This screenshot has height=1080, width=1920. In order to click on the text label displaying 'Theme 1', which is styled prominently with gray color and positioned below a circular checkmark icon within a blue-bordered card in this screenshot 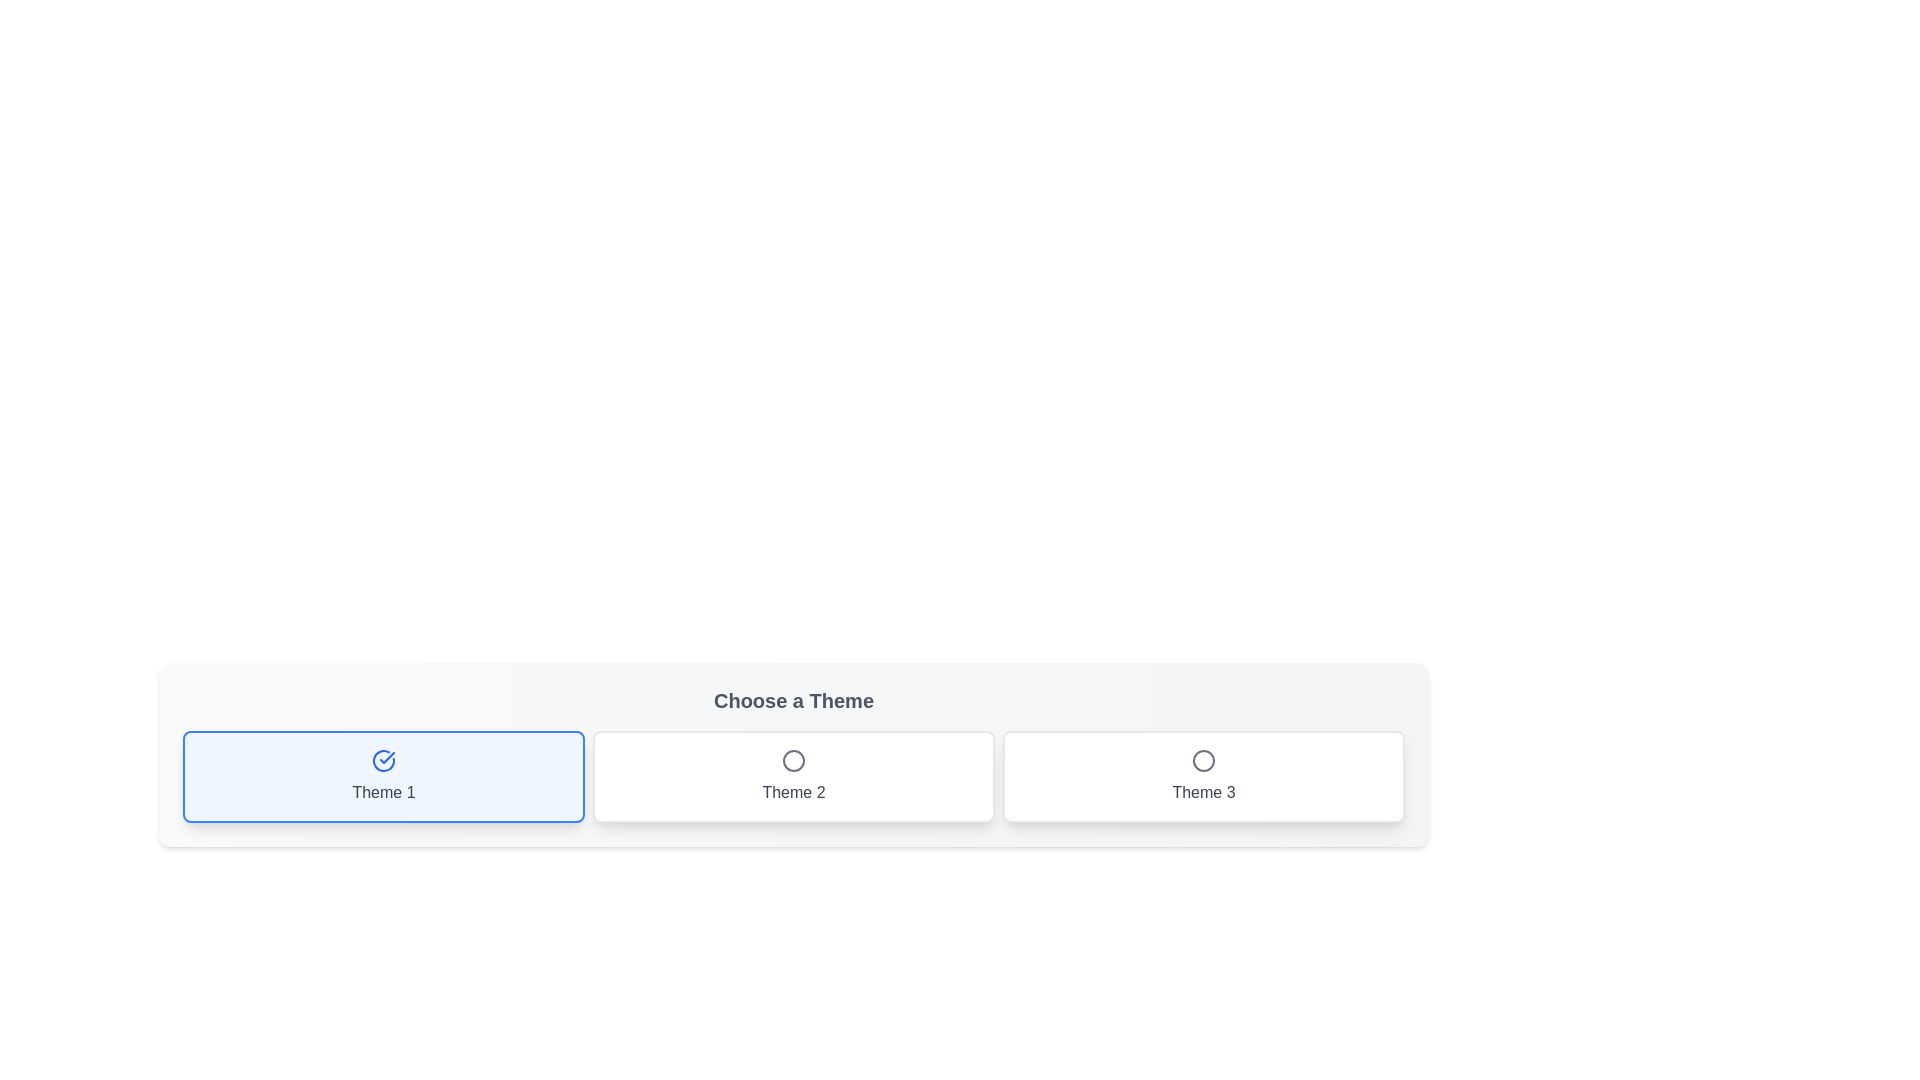, I will do `click(384, 792)`.